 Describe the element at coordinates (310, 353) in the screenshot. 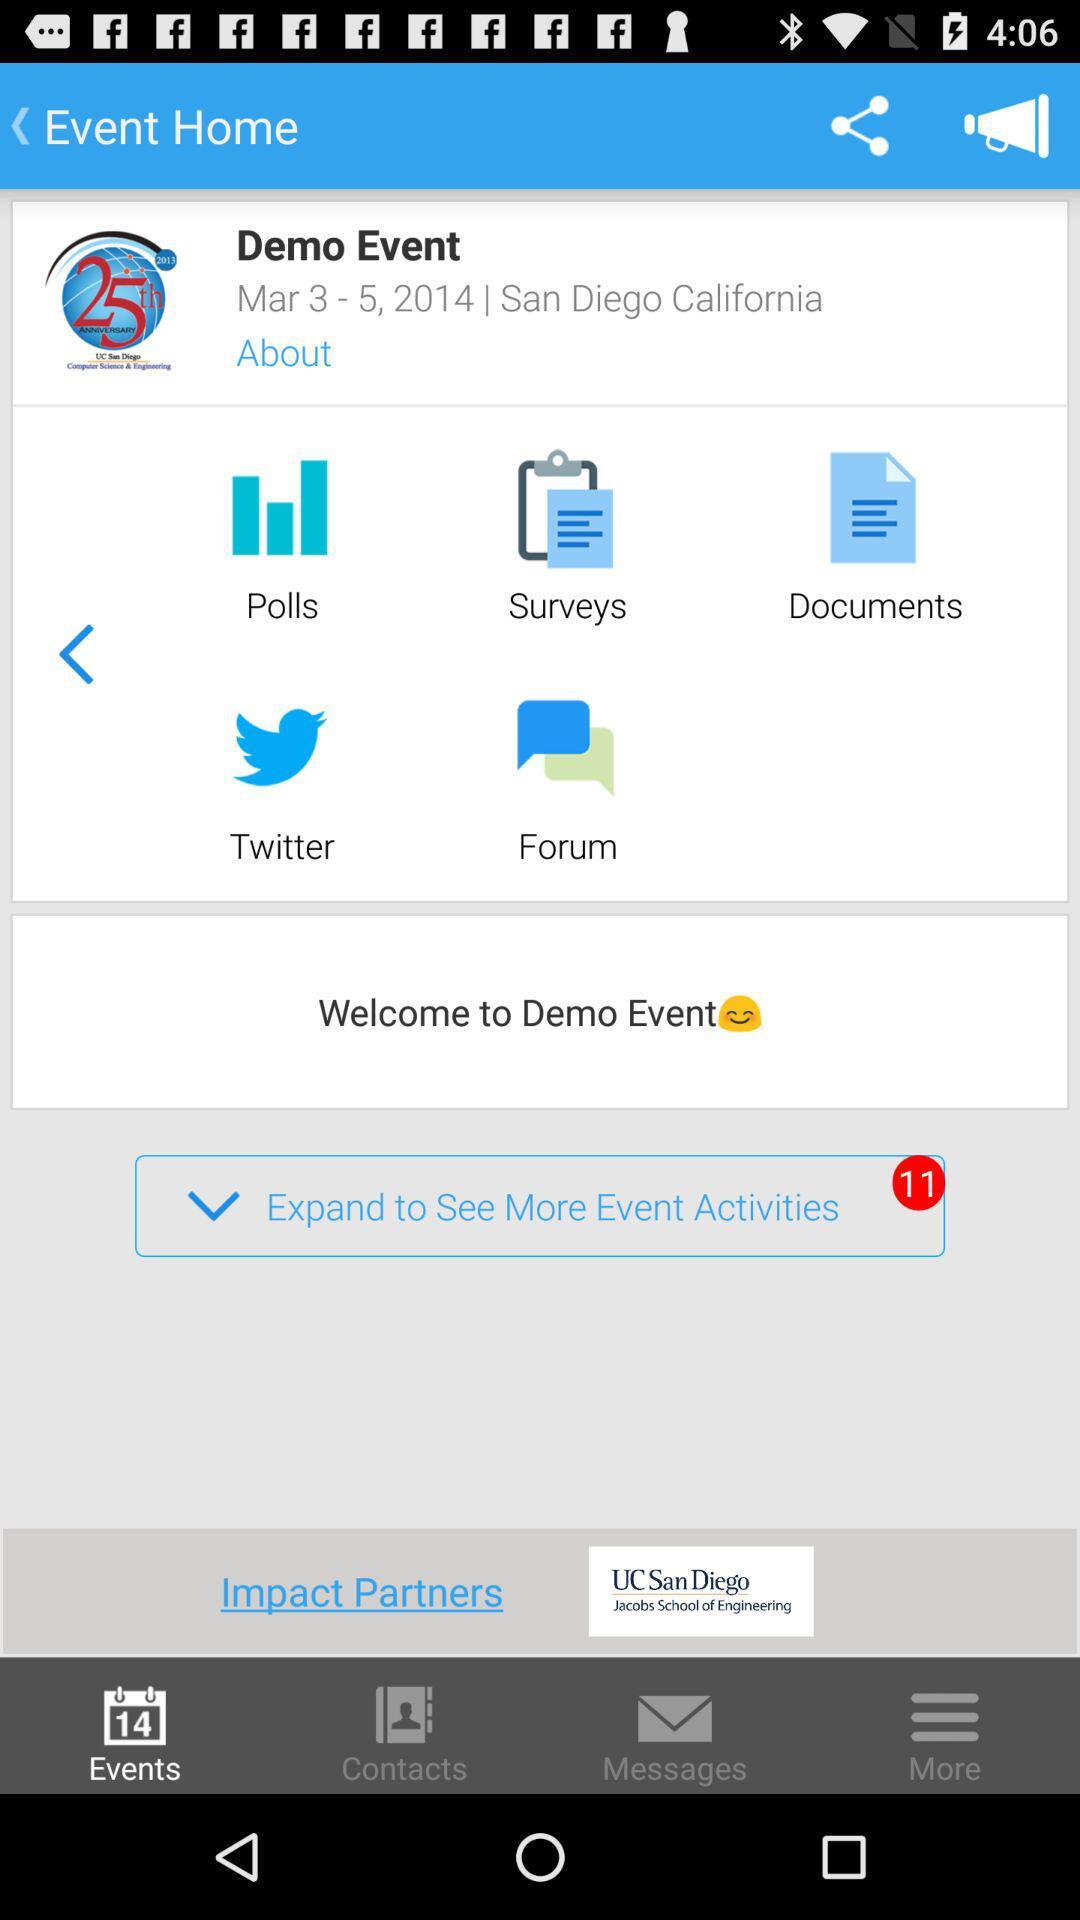

I see `icon below mar 3 5` at that location.